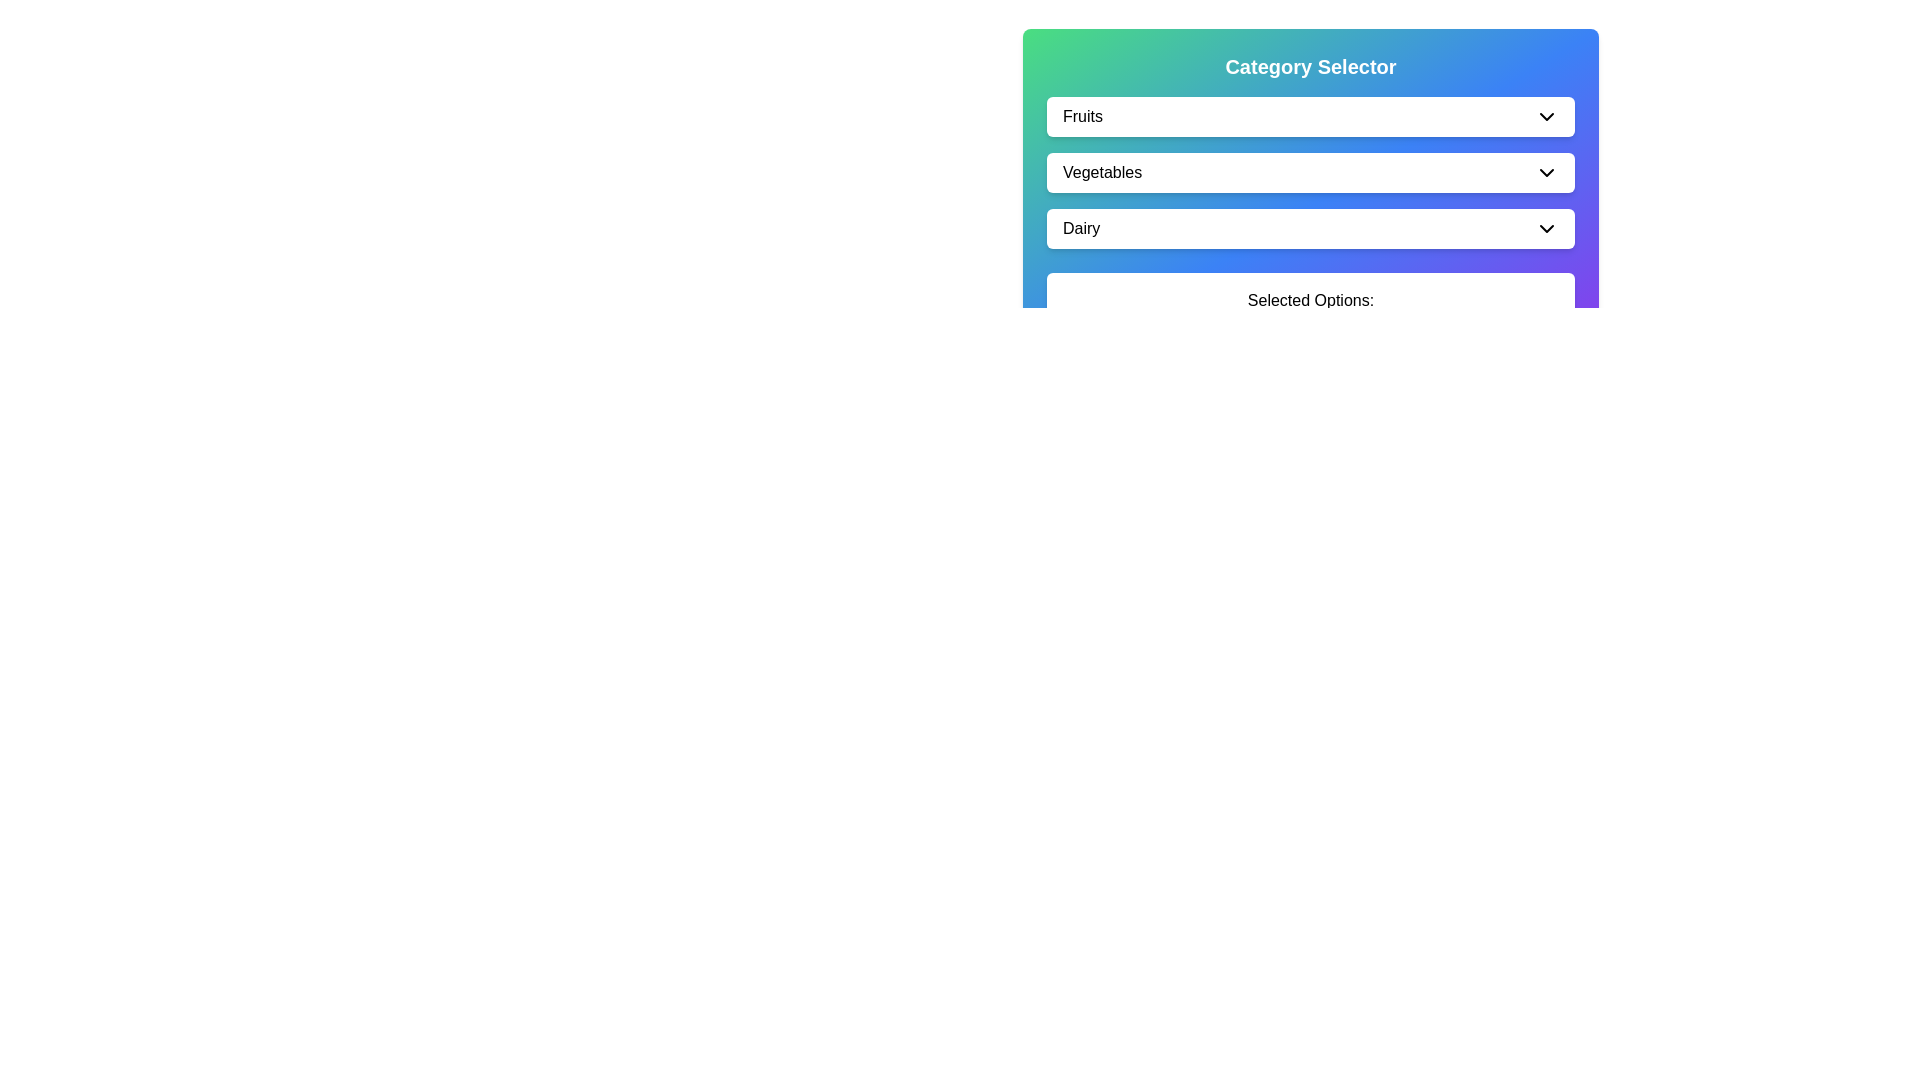  What do you see at coordinates (1101, 172) in the screenshot?
I see `the 'Vegetables' text label within the dropdown menu` at bounding box center [1101, 172].